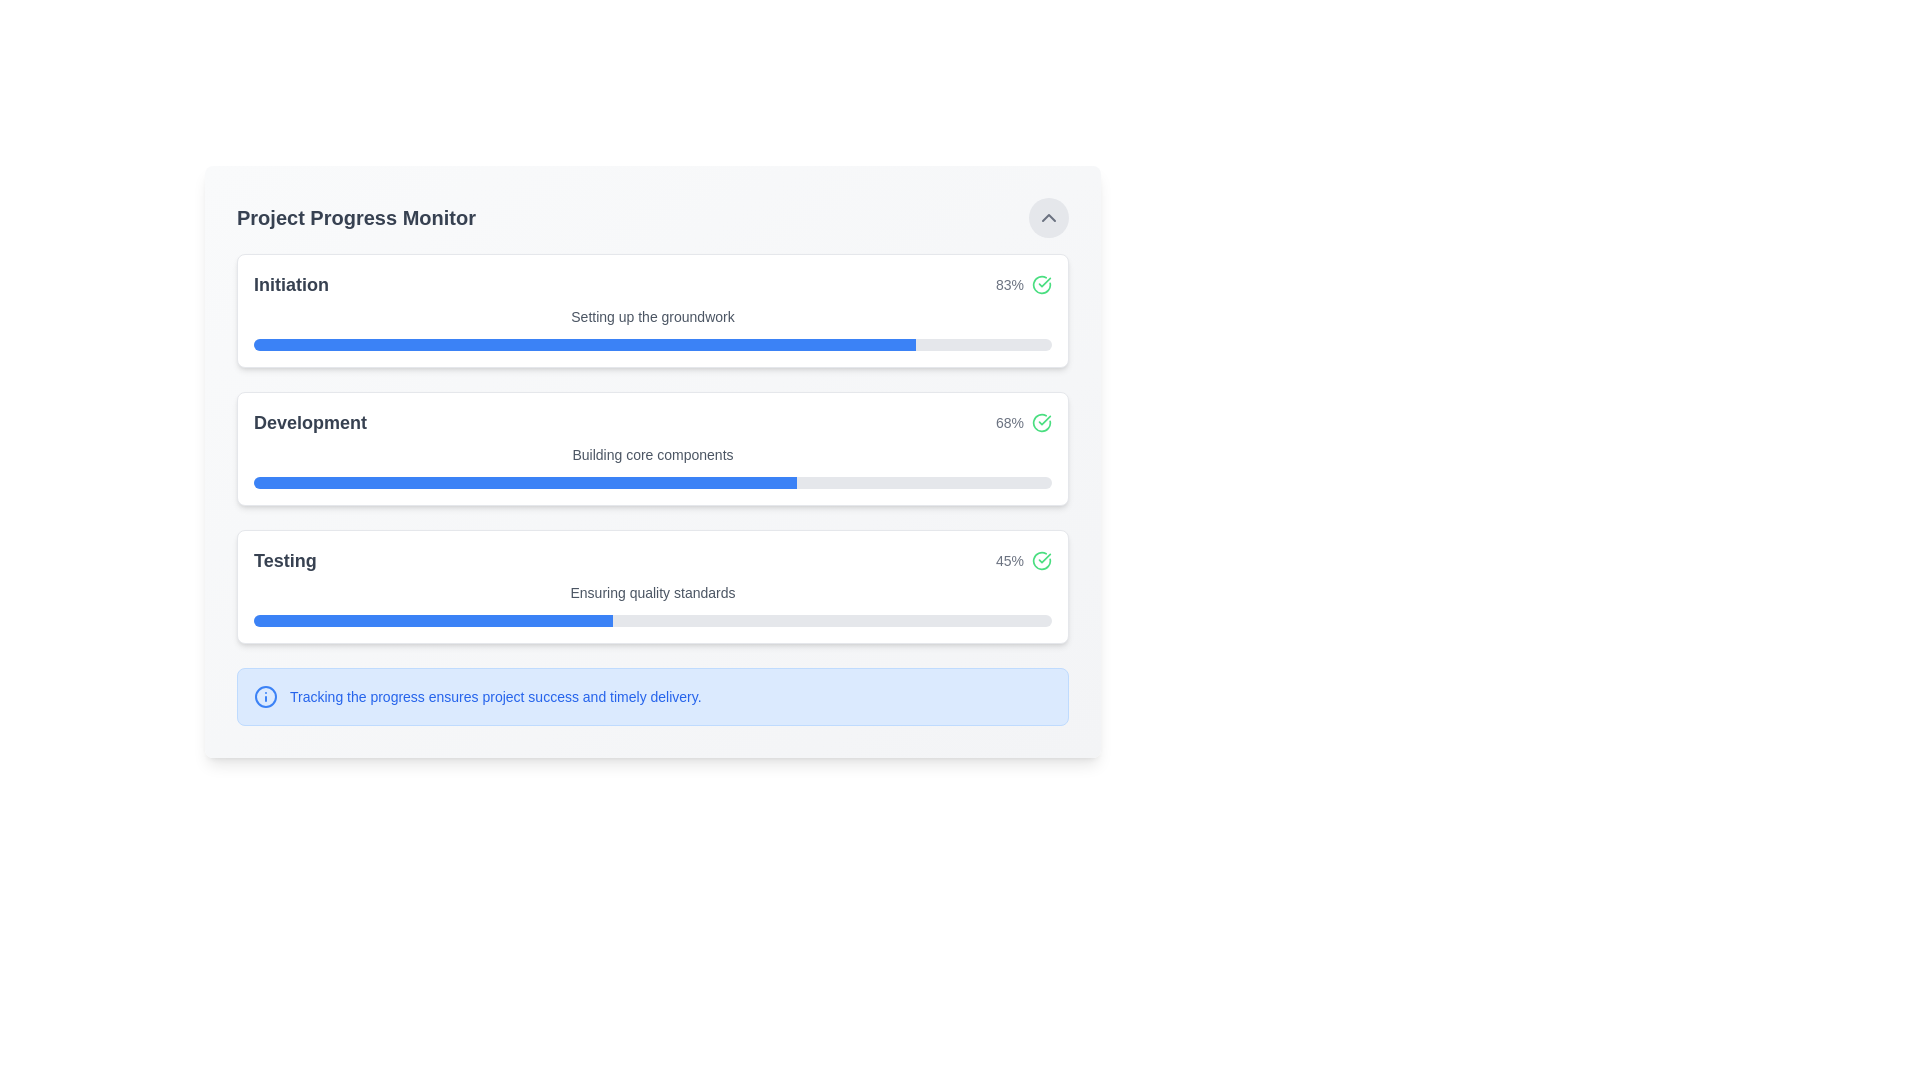 The width and height of the screenshot is (1920, 1080). Describe the element at coordinates (652, 447) in the screenshot. I see `the card titled 'Development' which features a progress bar and a green checkmark, located in the center of the interface` at that location.